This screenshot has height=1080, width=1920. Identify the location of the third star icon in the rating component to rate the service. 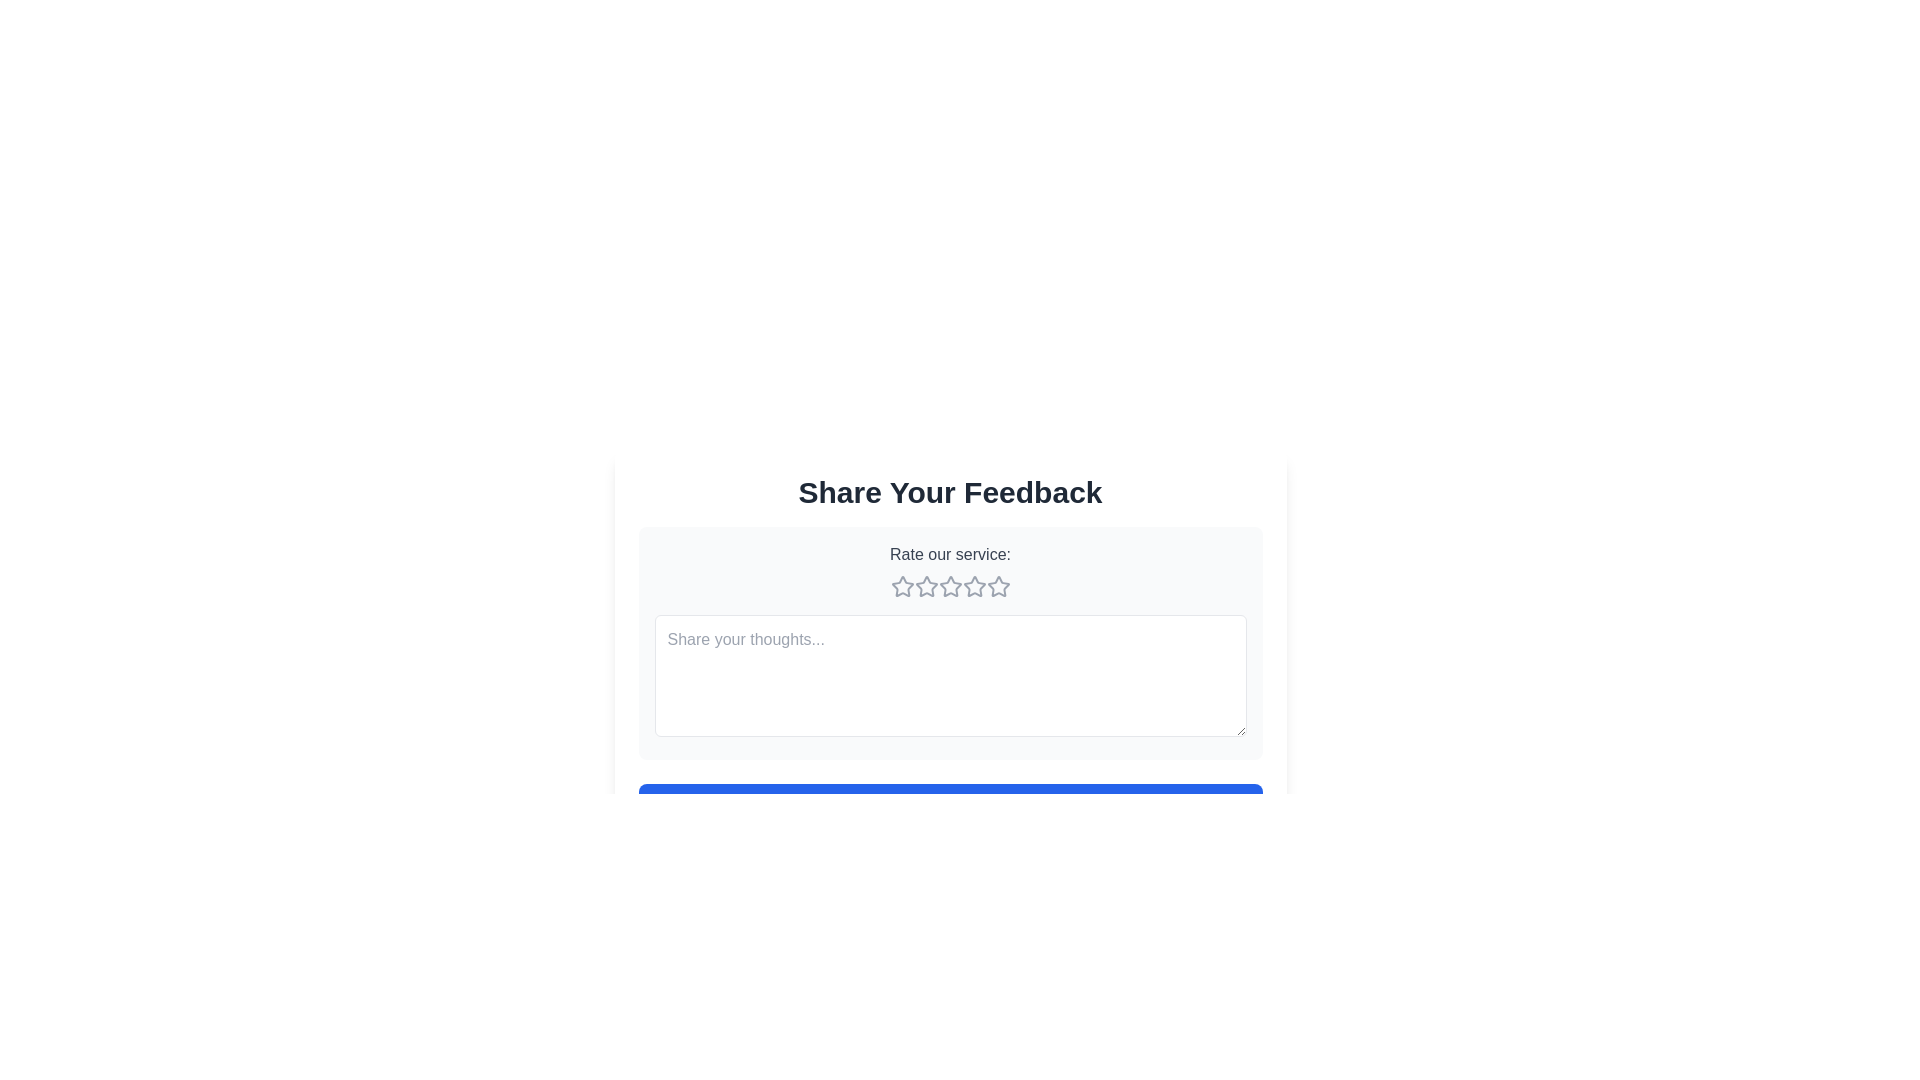
(949, 585).